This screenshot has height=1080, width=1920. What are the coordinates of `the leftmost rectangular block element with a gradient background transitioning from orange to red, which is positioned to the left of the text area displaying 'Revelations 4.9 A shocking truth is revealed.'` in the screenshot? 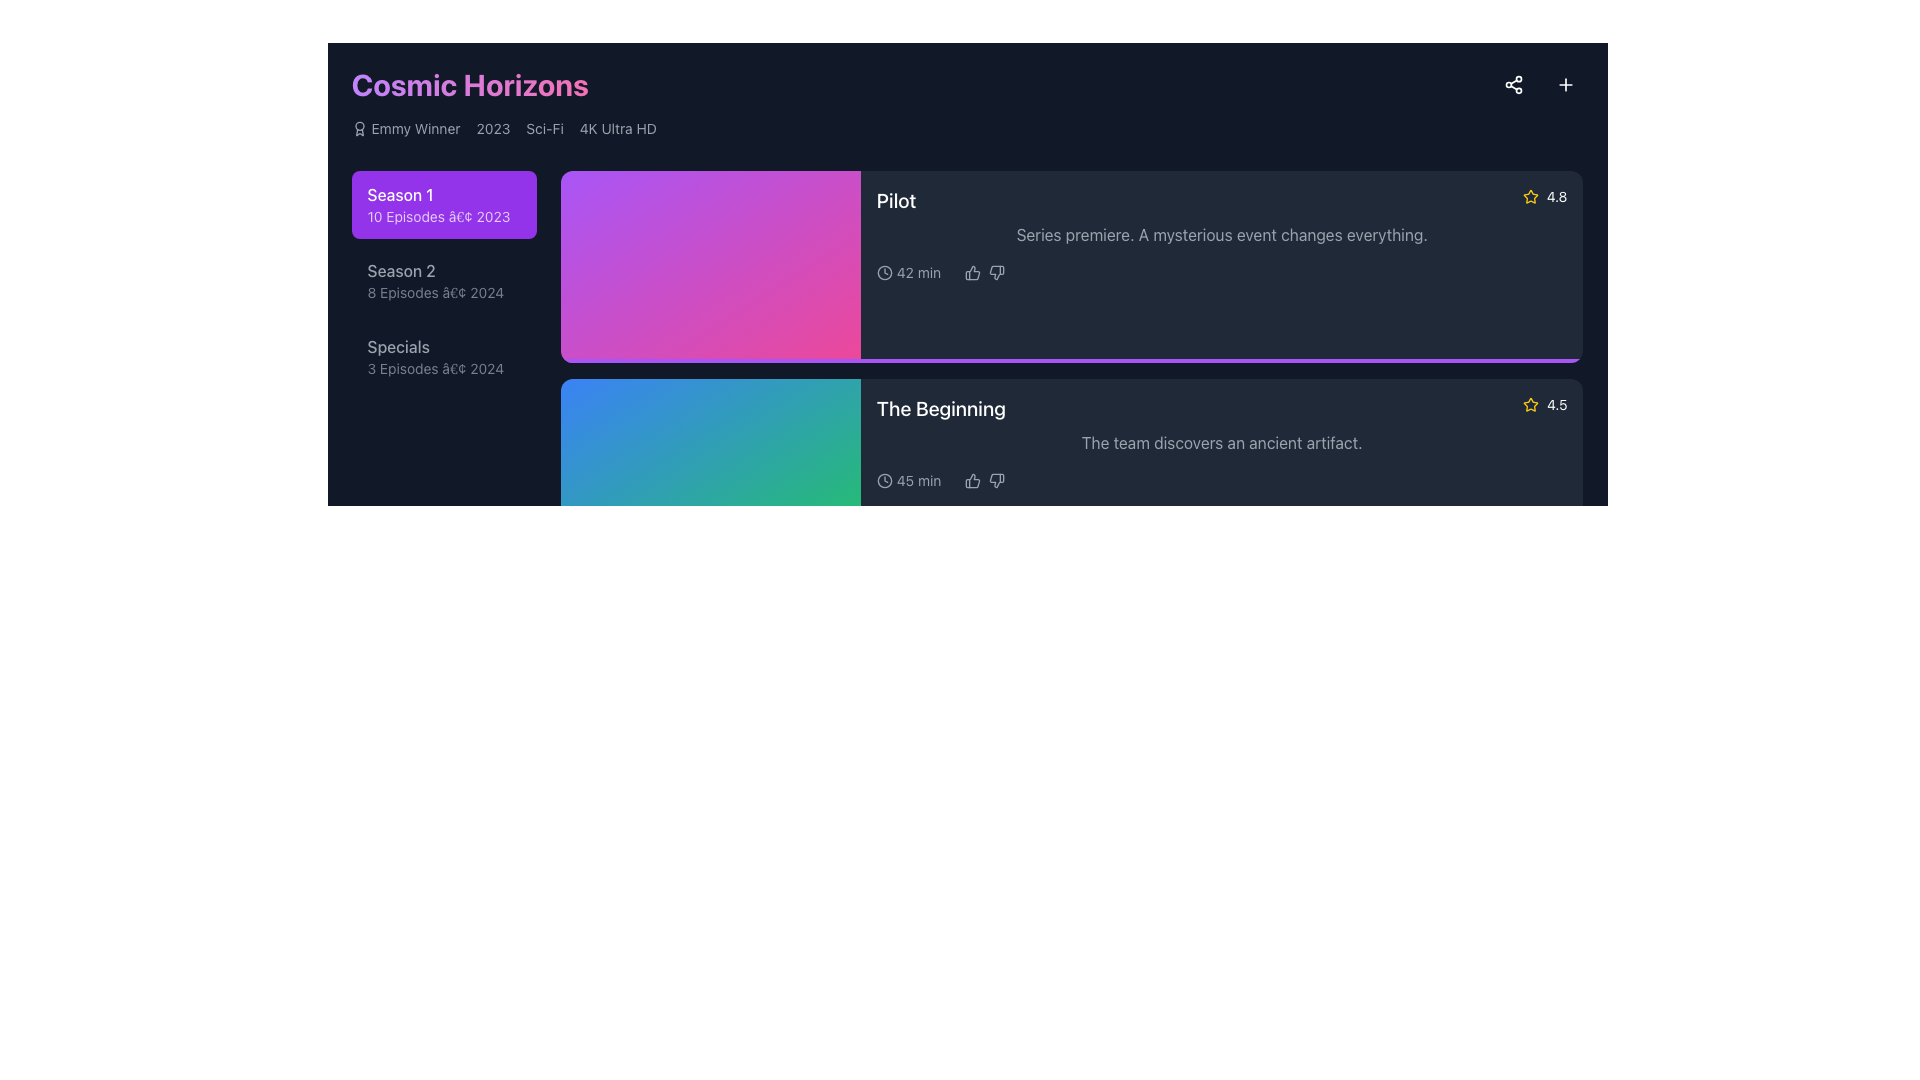 It's located at (710, 681).